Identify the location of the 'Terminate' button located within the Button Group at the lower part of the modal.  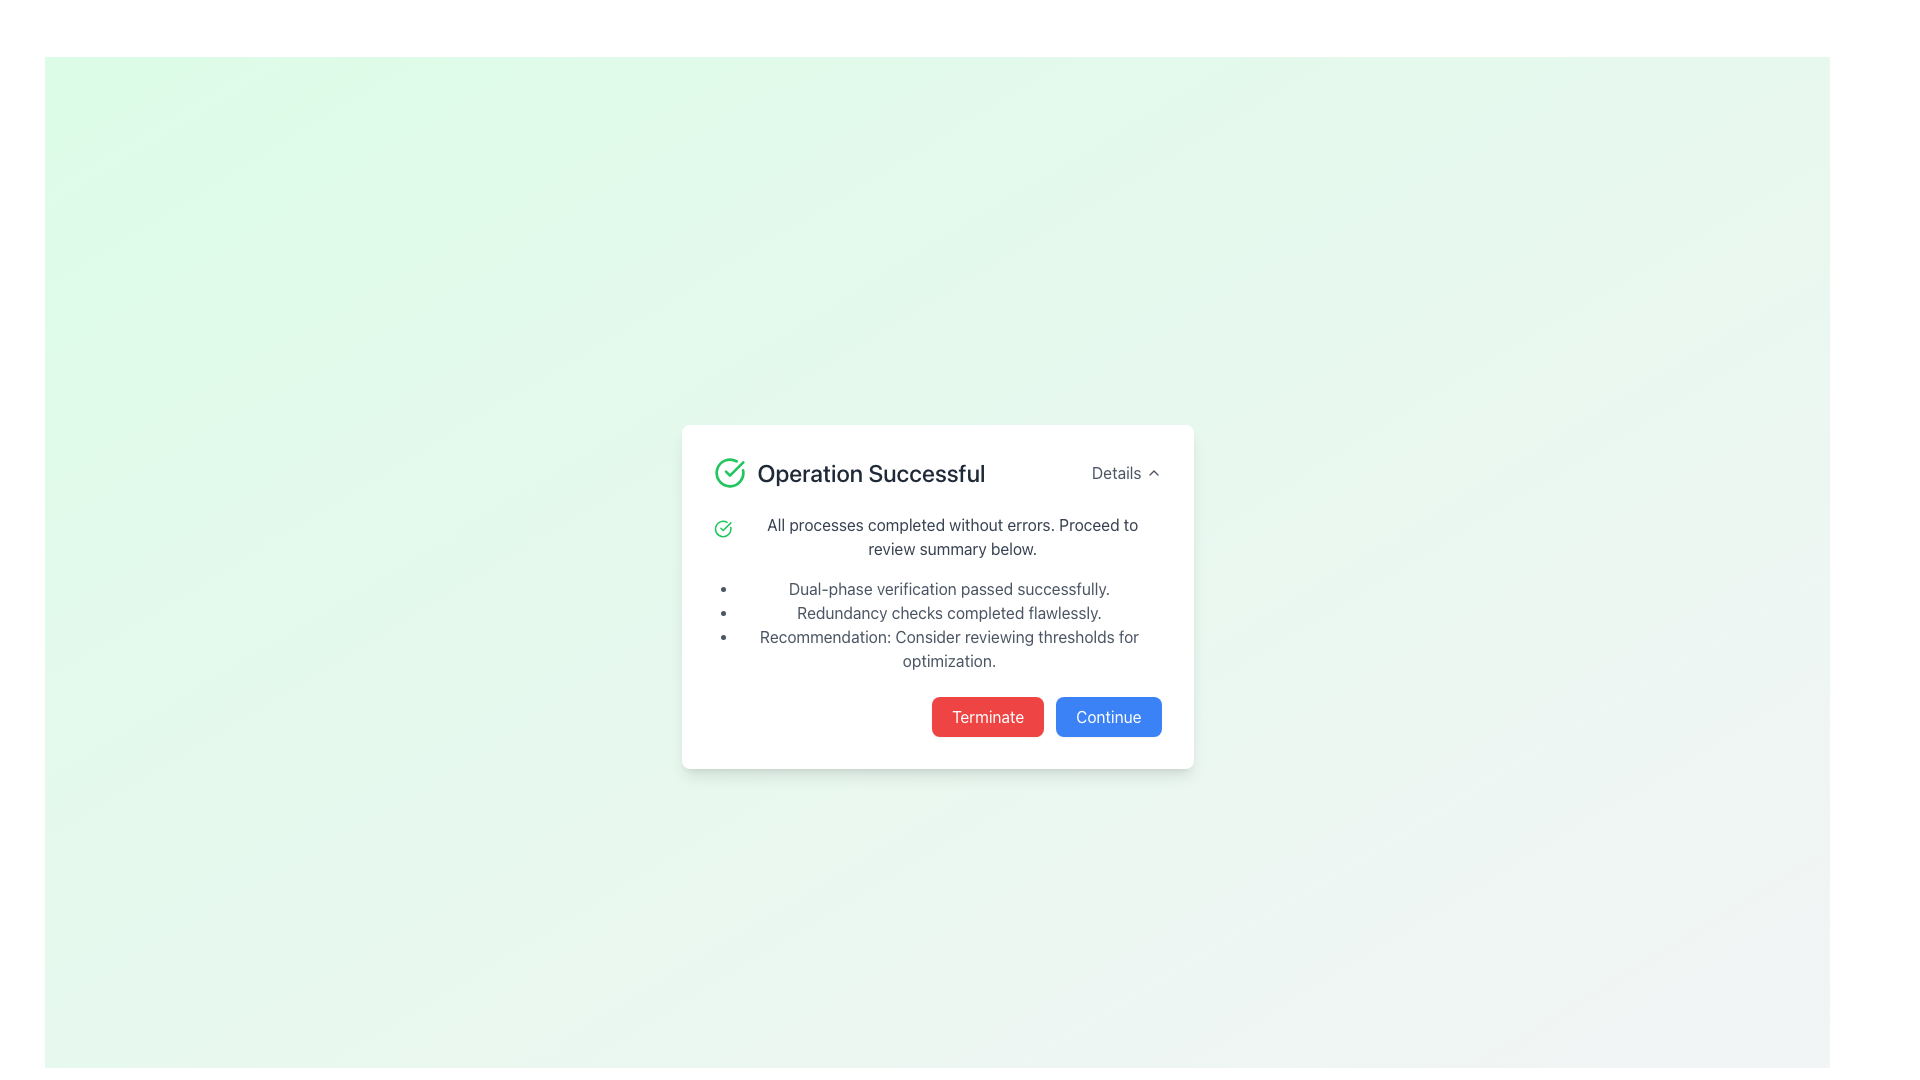
(936, 716).